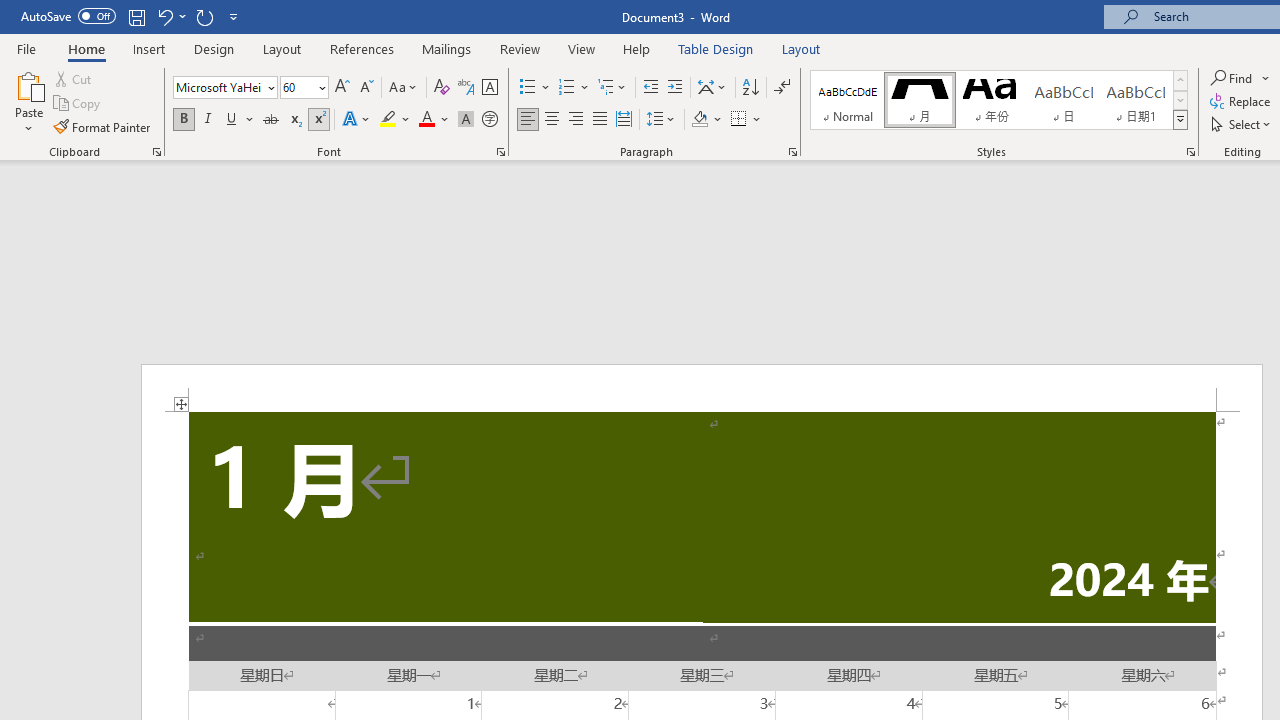  What do you see at coordinates (650, 86) in the screenshot?
I see `'Decrease Indent'` at bounding box center [650, 86].